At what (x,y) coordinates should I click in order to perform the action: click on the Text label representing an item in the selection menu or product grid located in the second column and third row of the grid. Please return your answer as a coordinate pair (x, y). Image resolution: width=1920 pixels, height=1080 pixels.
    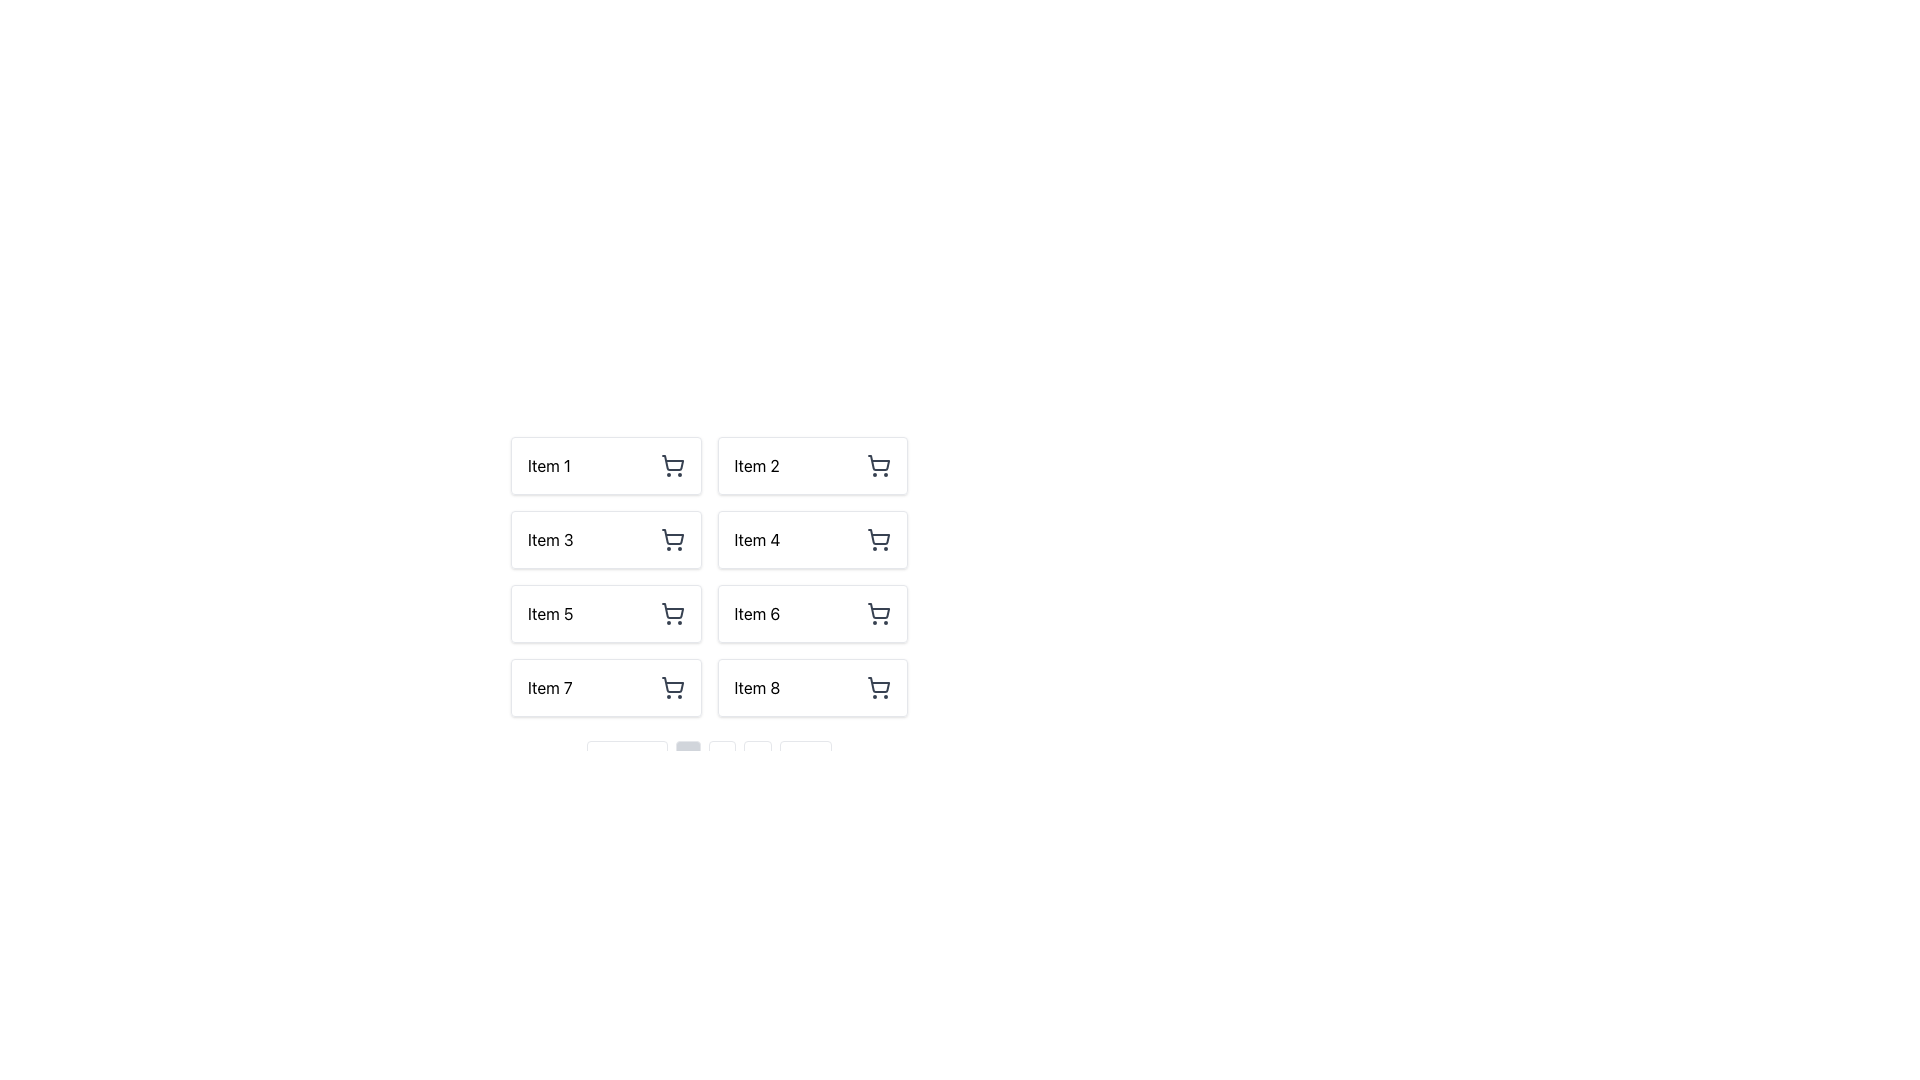
    Looking at the image, I should click on (756, 612).